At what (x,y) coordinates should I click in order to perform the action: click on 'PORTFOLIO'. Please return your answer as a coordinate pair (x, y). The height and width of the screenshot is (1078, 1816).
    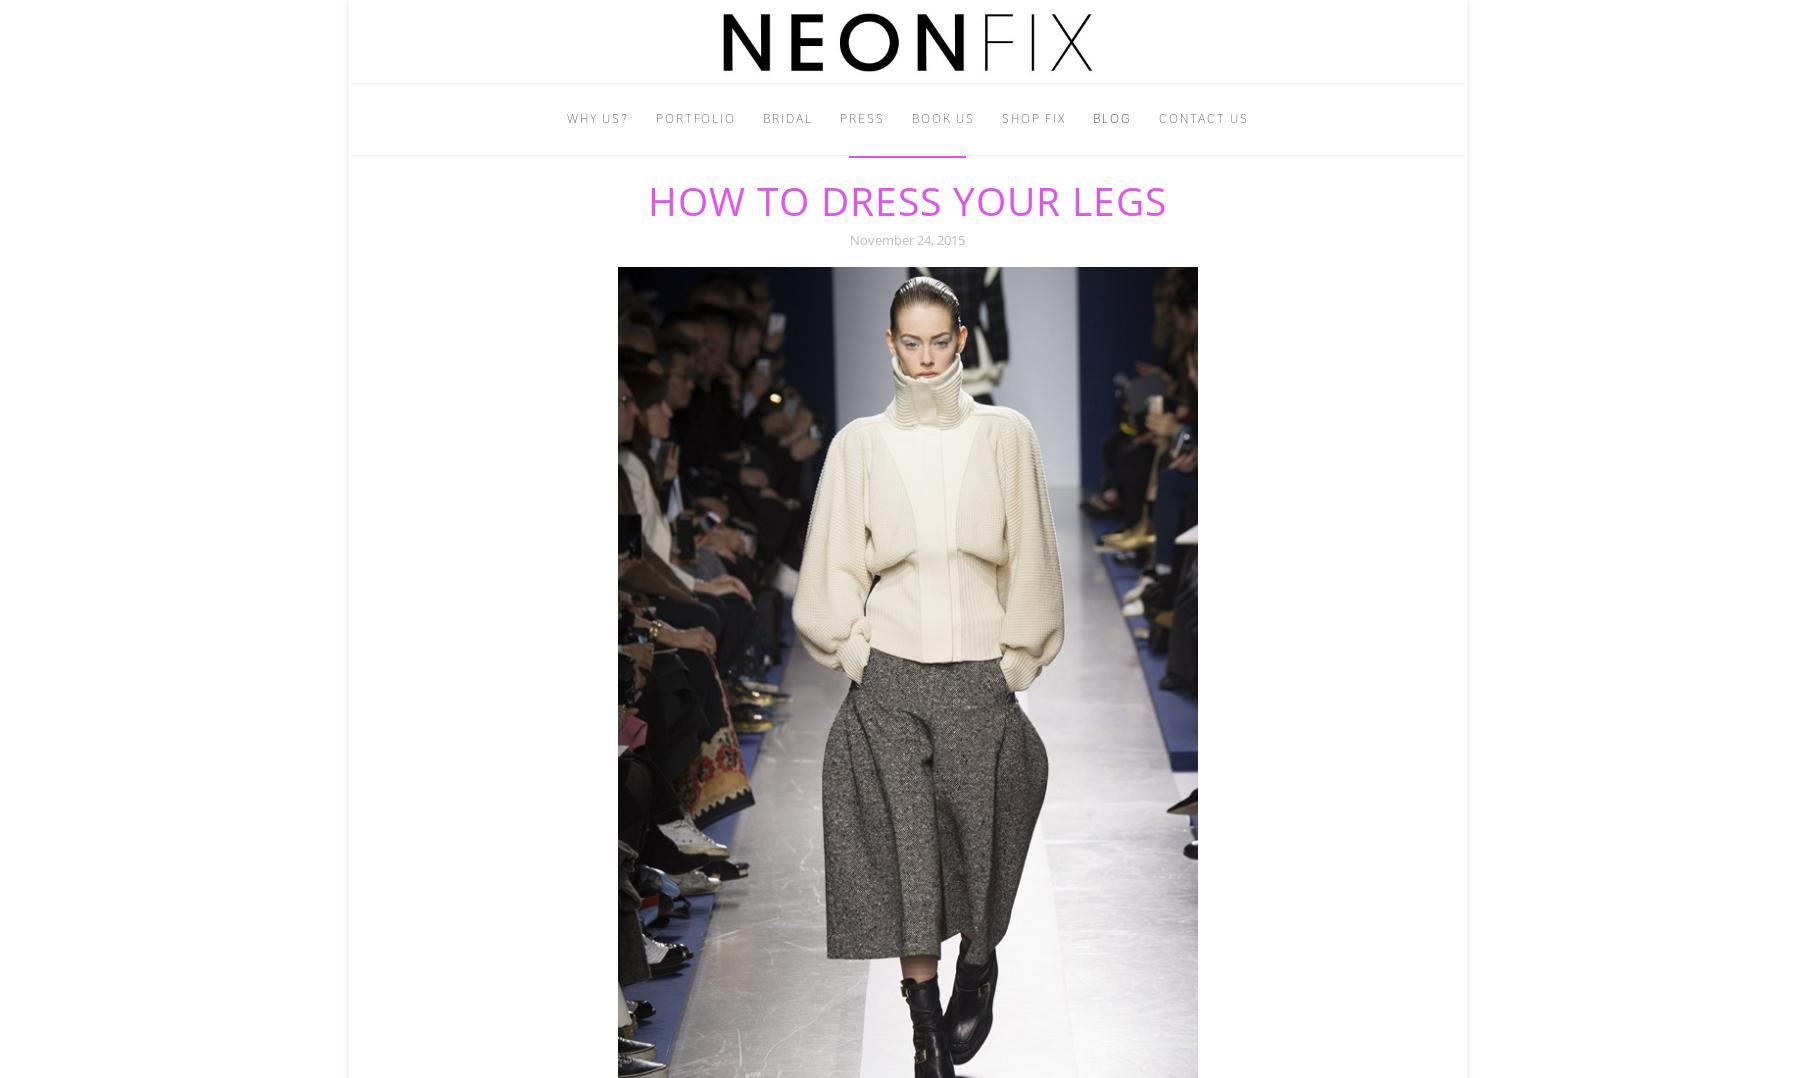
    Looking at the image, I should click on (695, 117).